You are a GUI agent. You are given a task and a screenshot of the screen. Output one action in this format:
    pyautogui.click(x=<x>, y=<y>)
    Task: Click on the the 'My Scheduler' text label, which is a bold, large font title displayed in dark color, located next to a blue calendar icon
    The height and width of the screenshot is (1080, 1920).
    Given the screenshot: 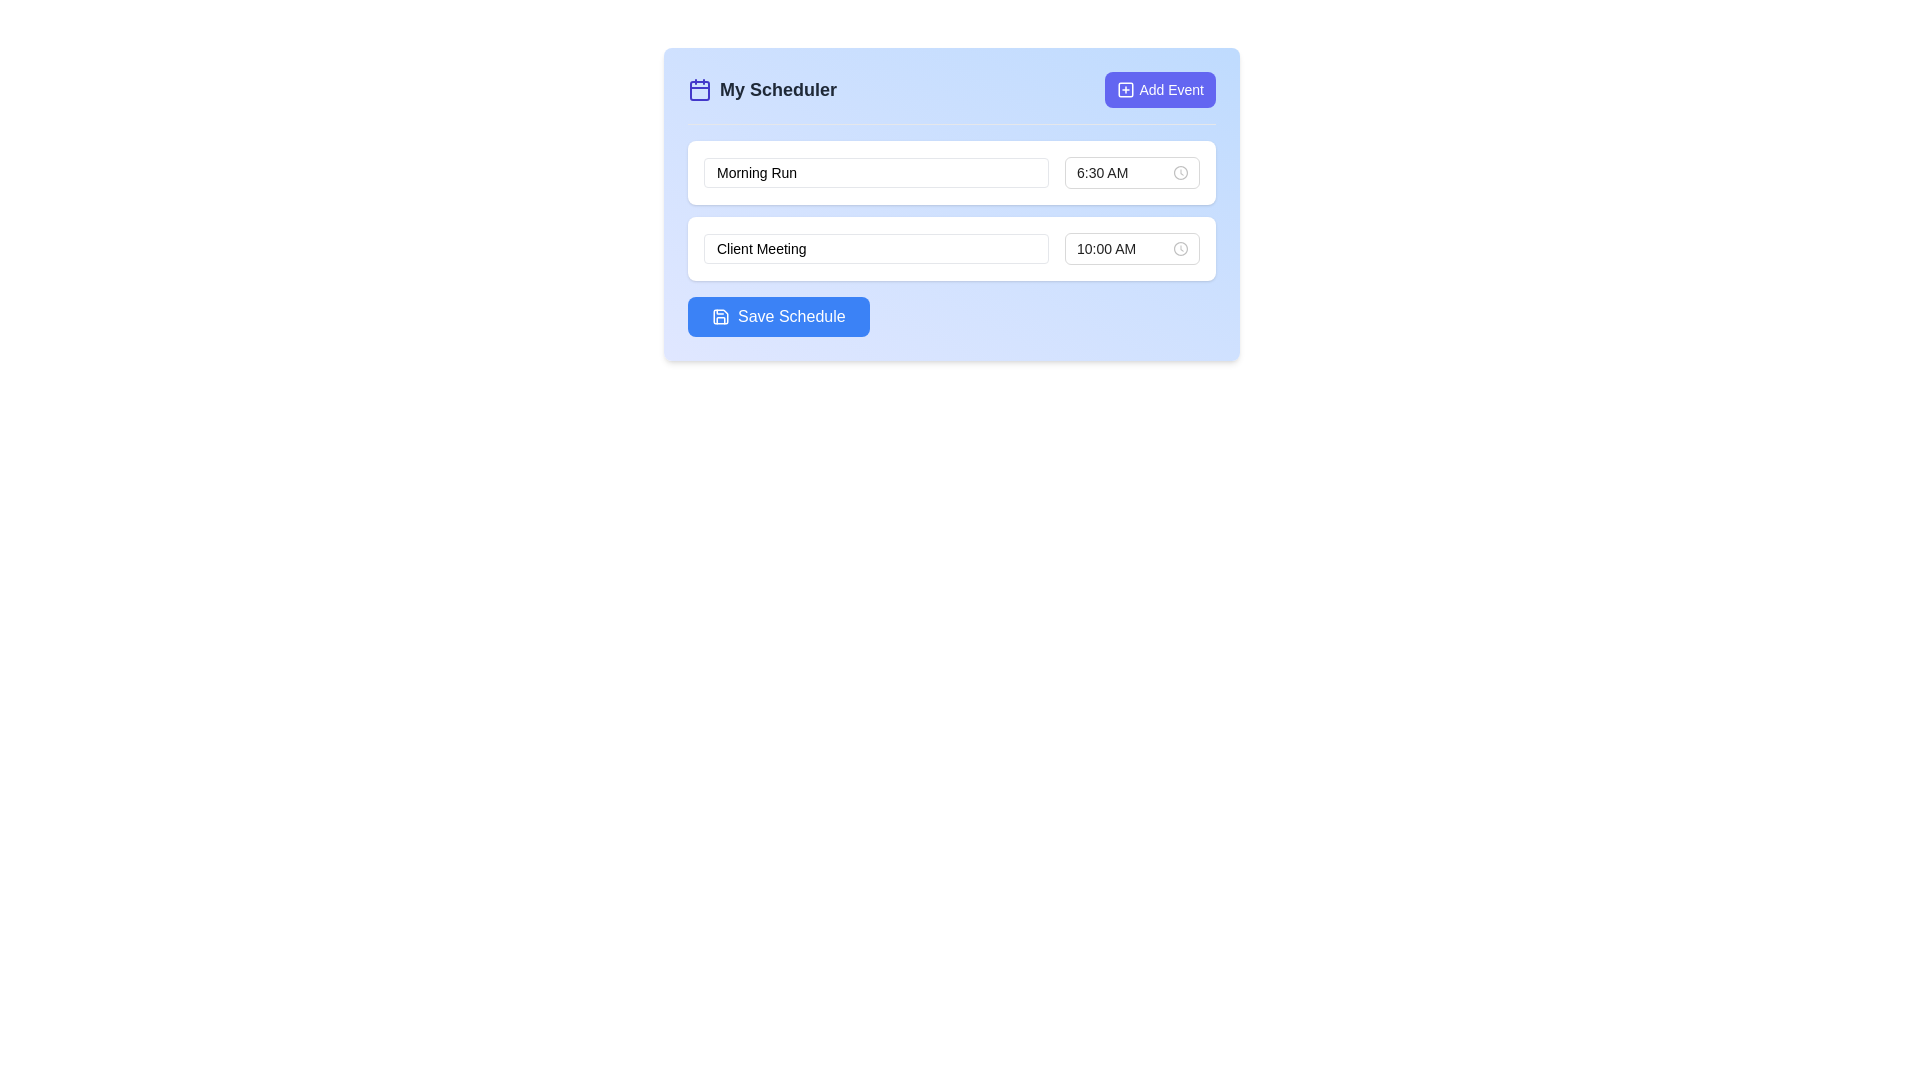 What is the action you would take?
    pyautogui.click(x=777, y=88)
    